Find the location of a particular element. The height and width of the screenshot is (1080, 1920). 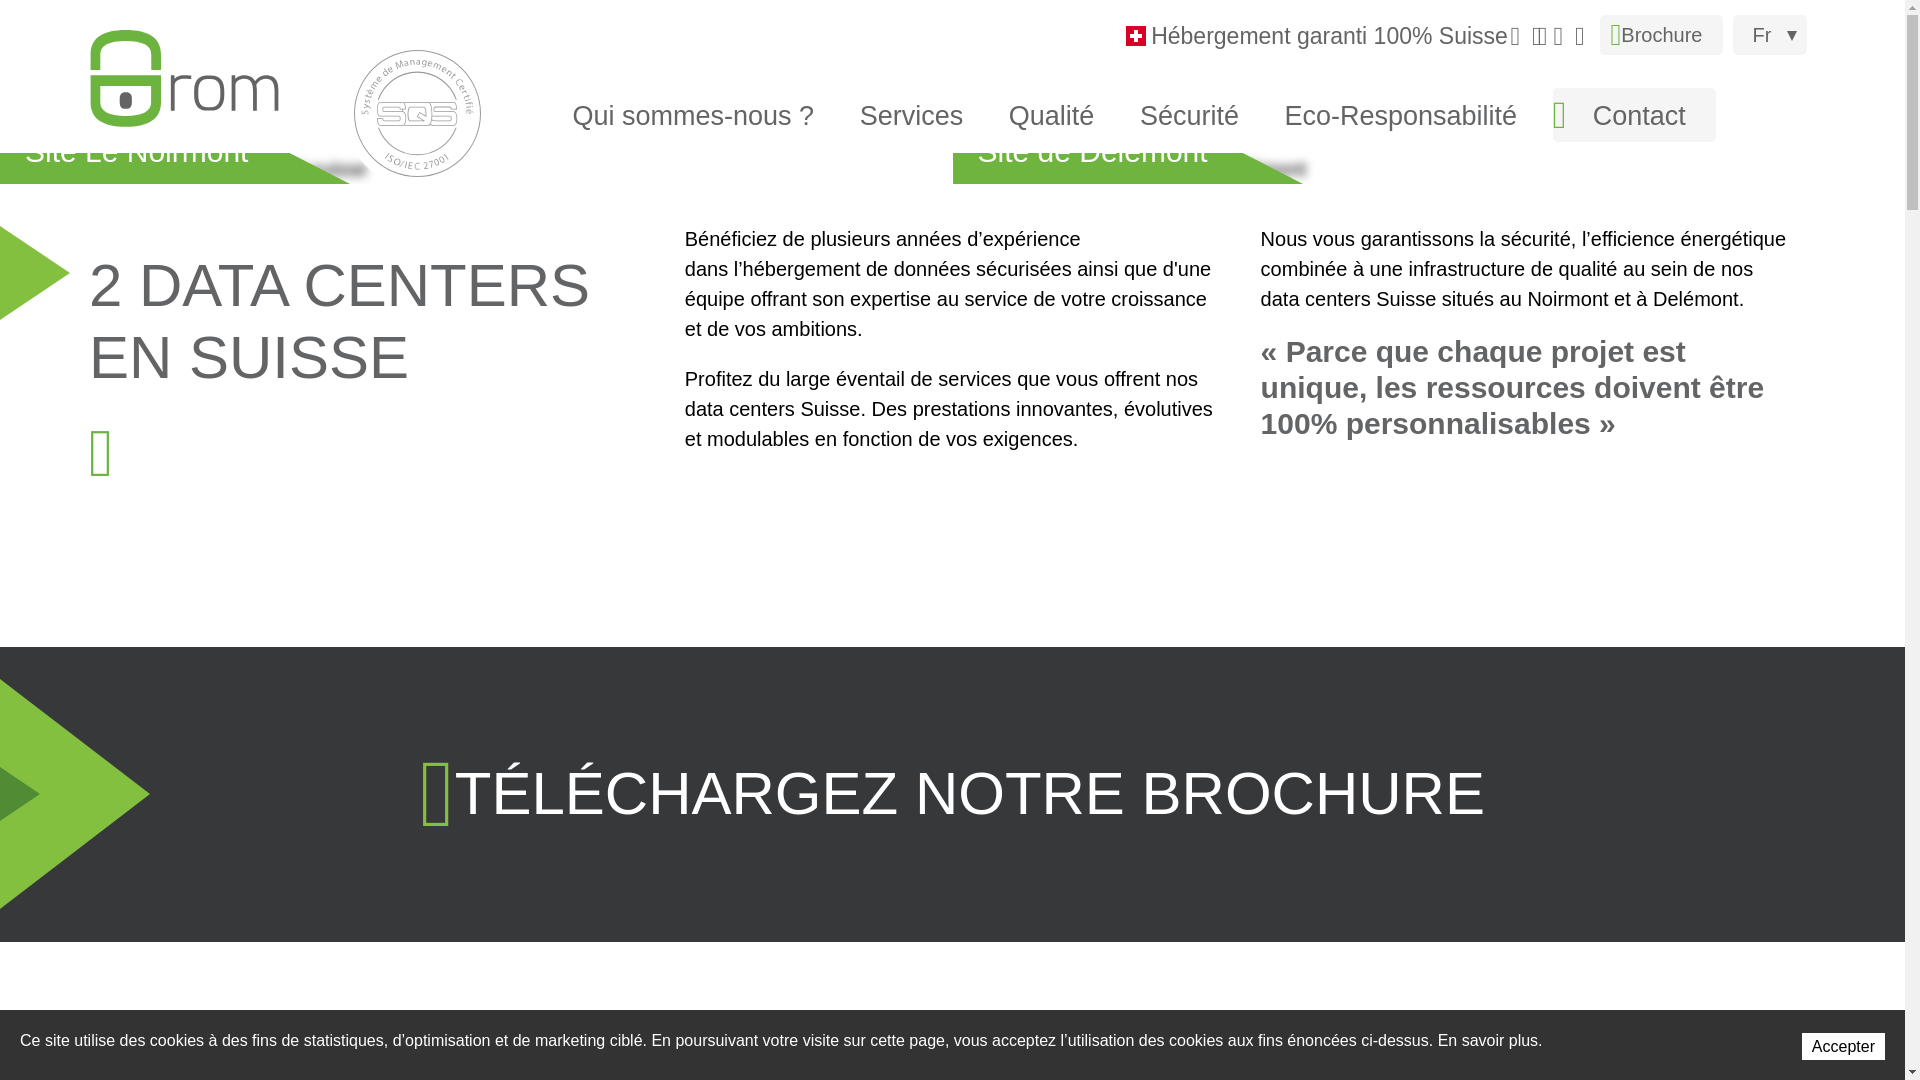

'Accepter' is located at coordinates (1842, 1045).